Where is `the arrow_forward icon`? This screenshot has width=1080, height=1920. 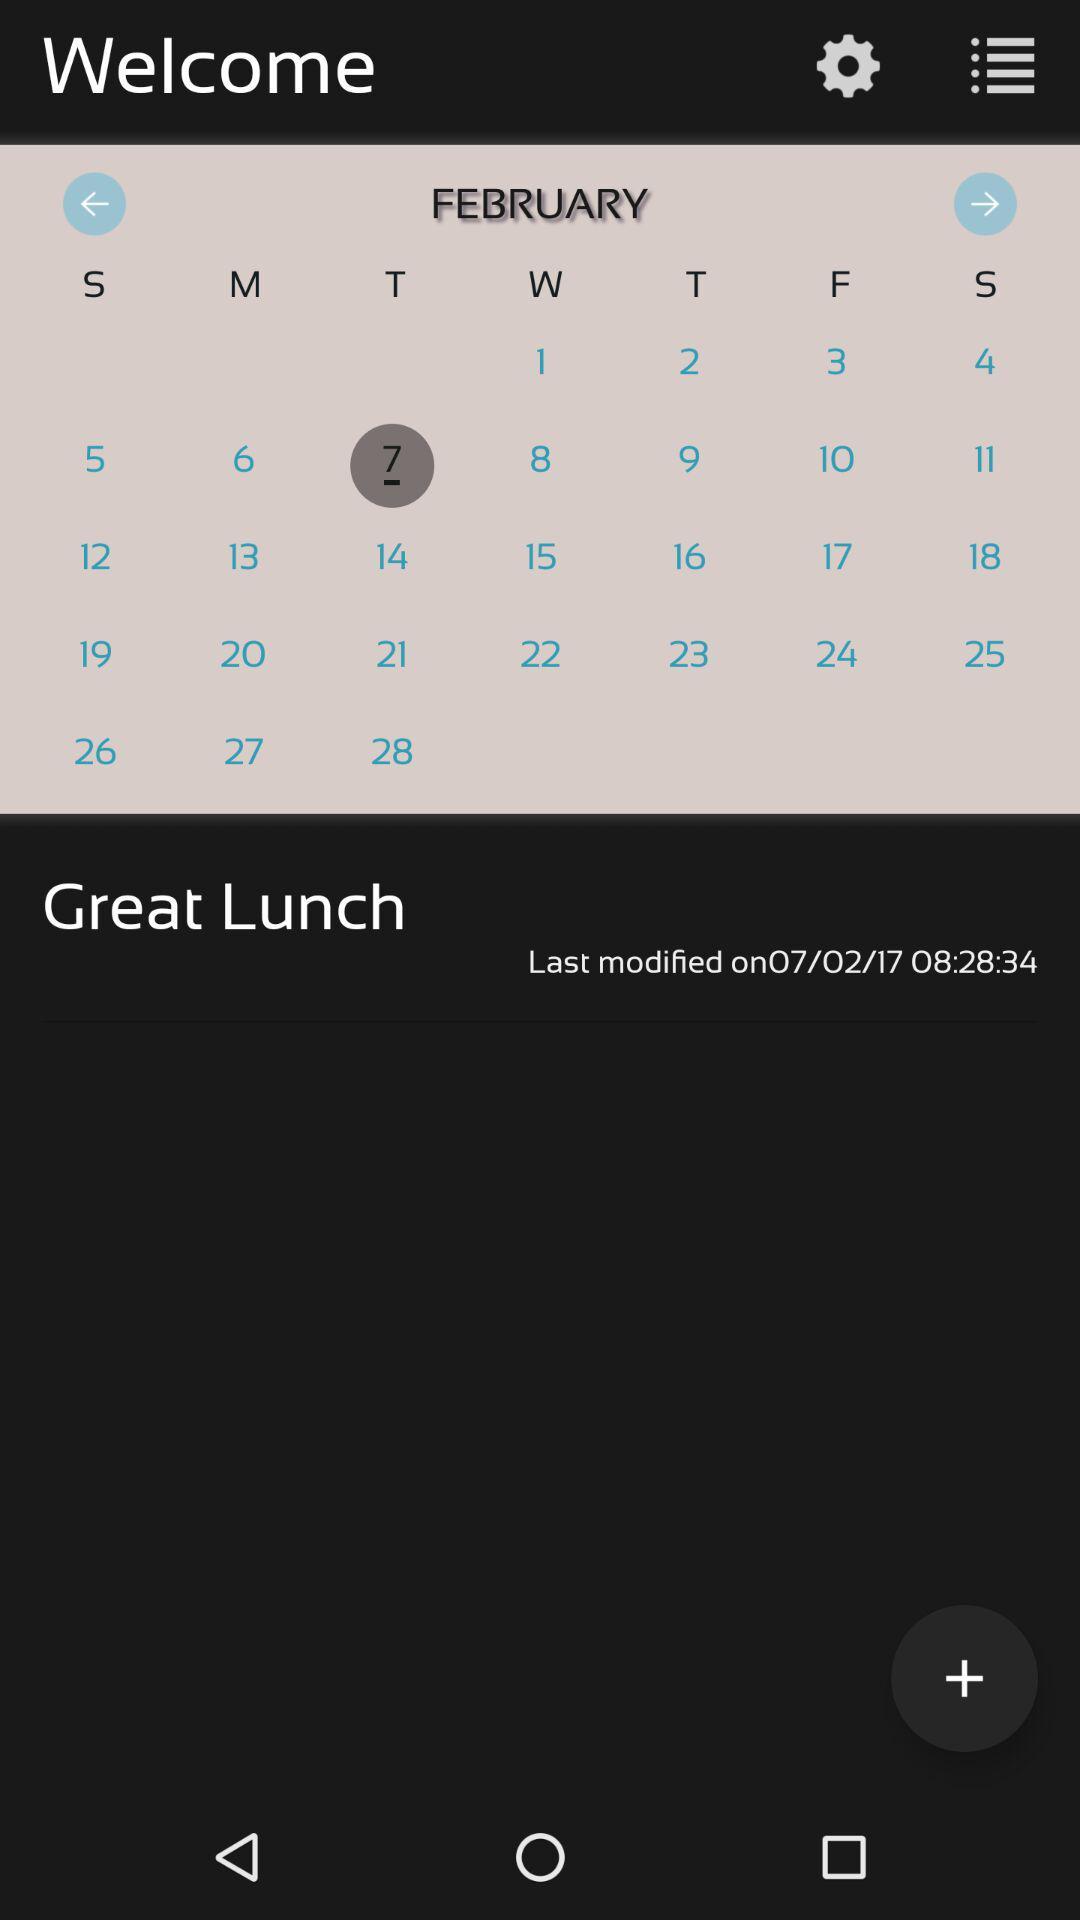 the arrow_forward icon is located at coordinates (995, 204).